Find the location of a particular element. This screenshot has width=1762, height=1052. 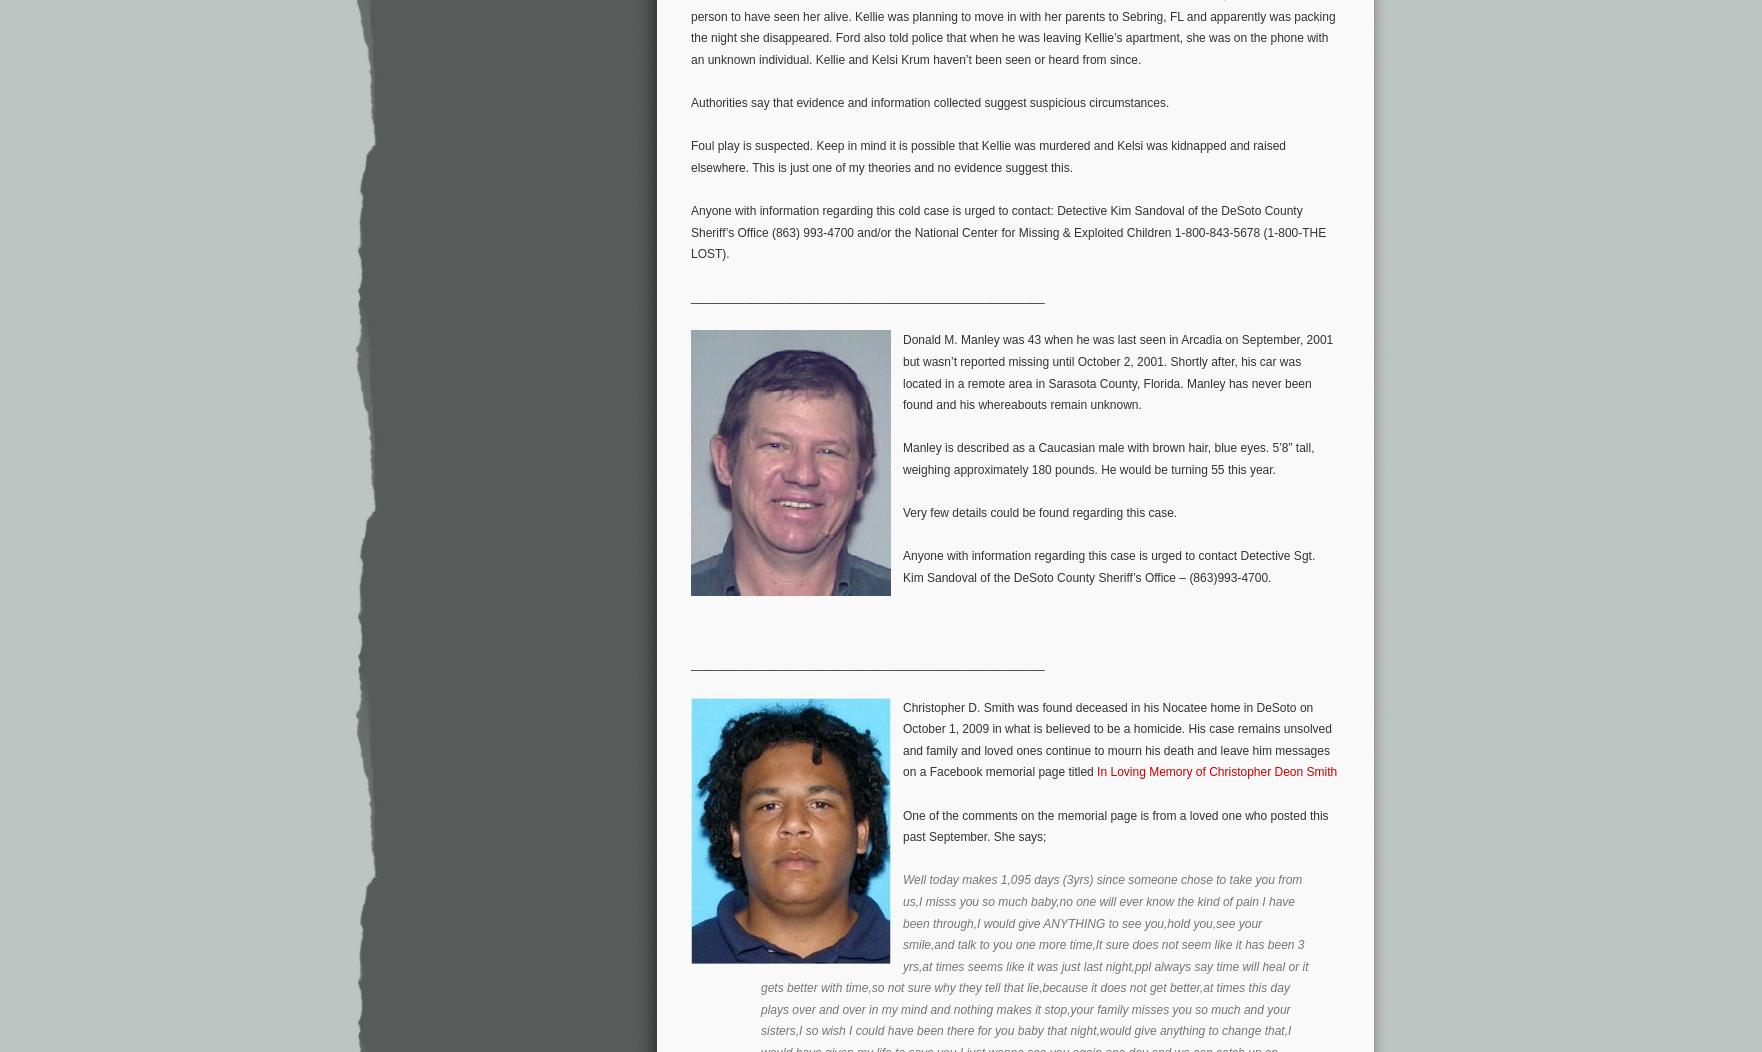

'Manley is described as a Caucasian male with brown hair, blue eyes. 5’8” tall, weighing approximately 180 pounds. He would be turning 55 this year.' is located at coordinates (1108, 458).